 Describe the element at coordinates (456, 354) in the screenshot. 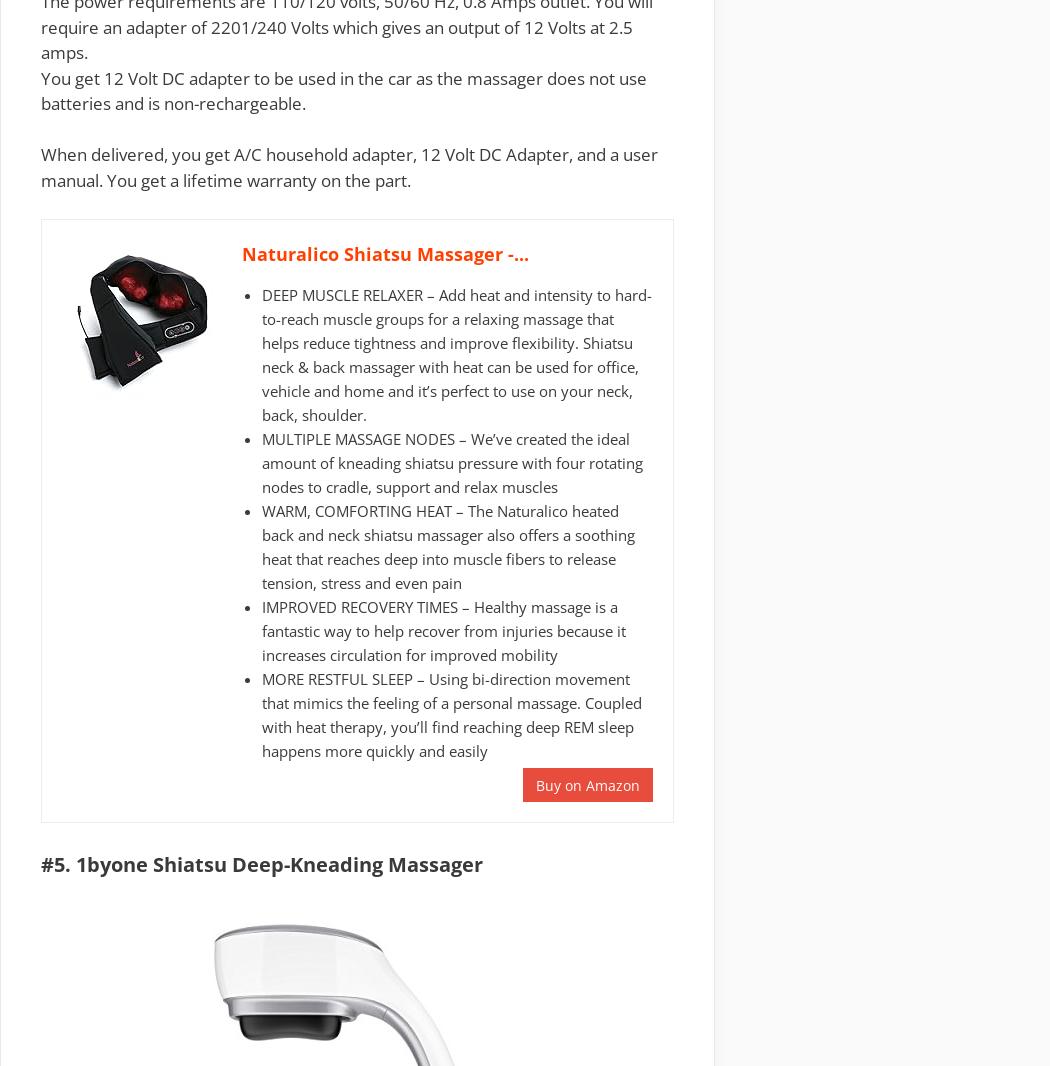

I see `'DEEP MUSCLE RELAXER – Add heat and intensity to hard-to-reach muscle groups for a relaxing massage that helps reduce tightness and improve flexibility. Shiatsu neck & back massager with heat can be used for office, vehicle and home and it’s perfect to use on your neck, back, shoulder.'` at that location.